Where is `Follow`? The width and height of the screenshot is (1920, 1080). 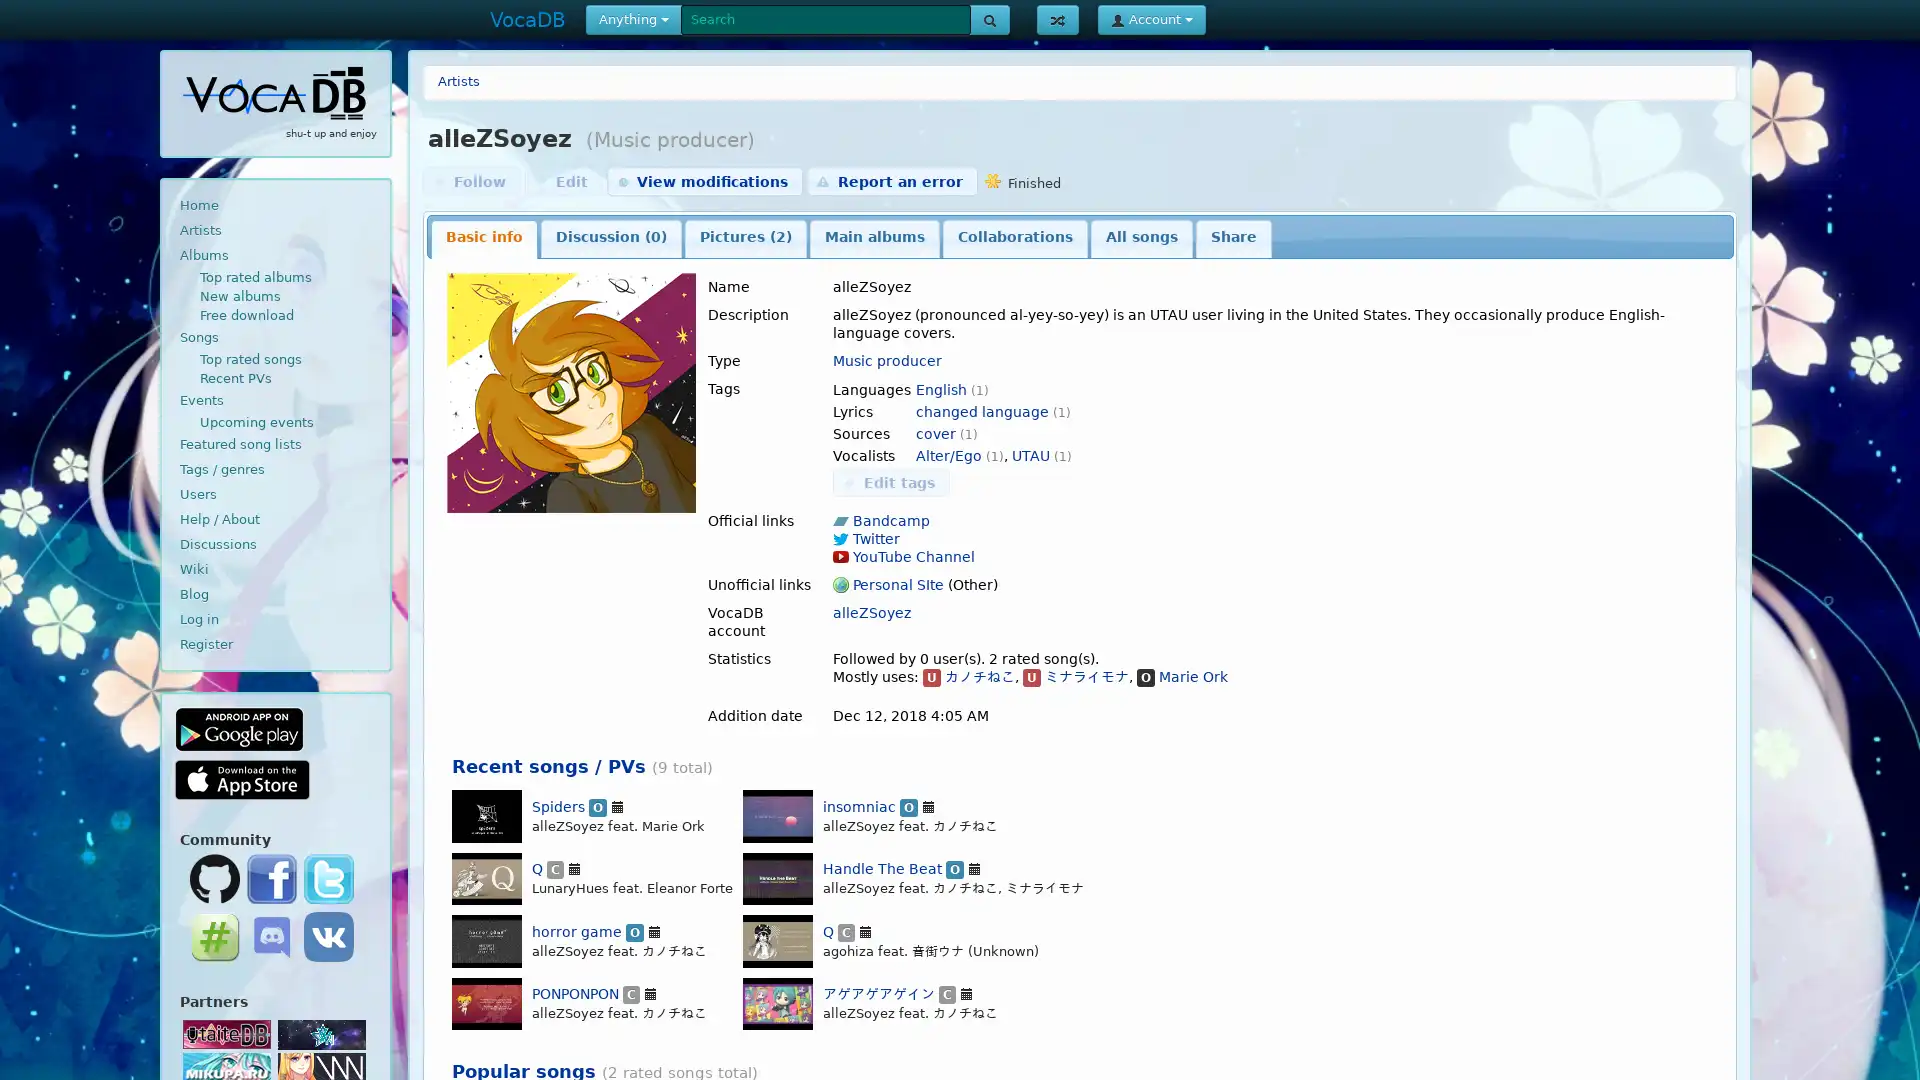 Follow is located at coordinates (470, 181).